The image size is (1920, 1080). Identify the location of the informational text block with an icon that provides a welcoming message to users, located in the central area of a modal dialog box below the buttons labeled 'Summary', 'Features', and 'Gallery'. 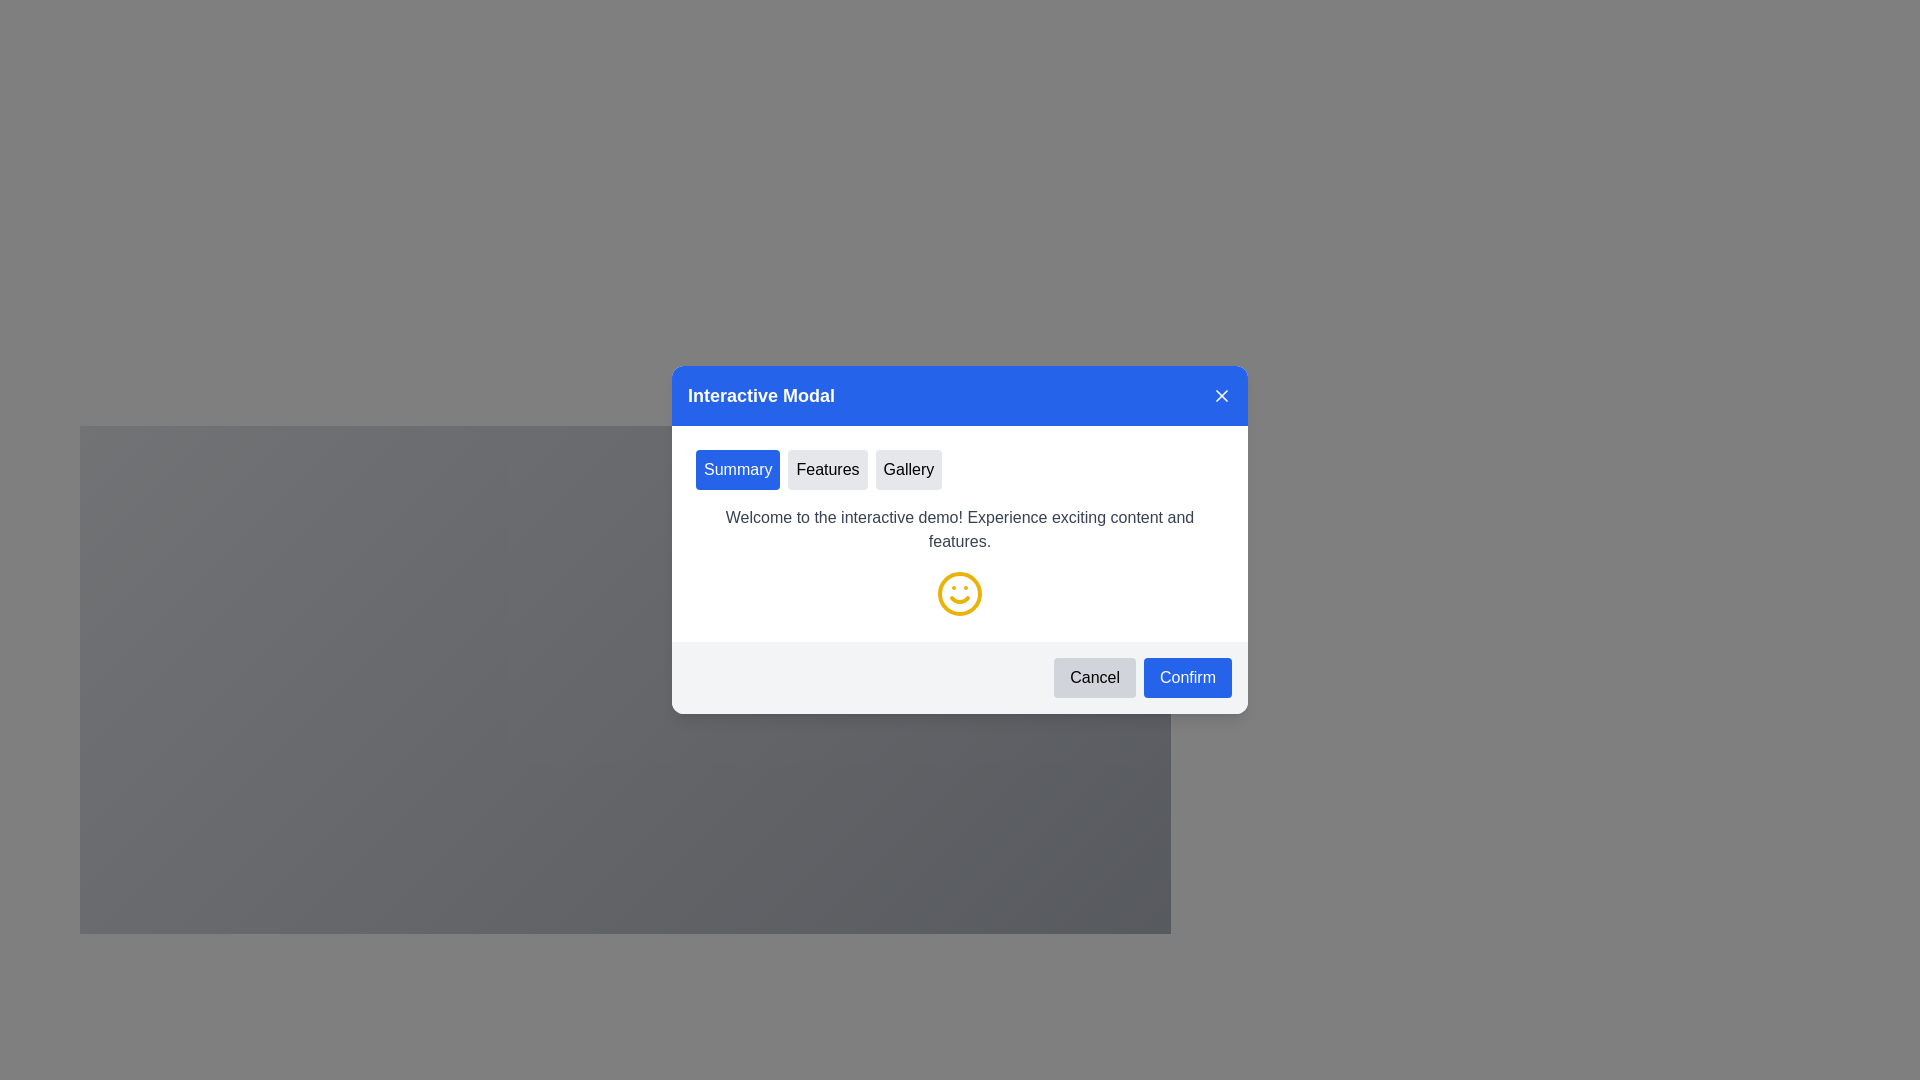
(960, 562).